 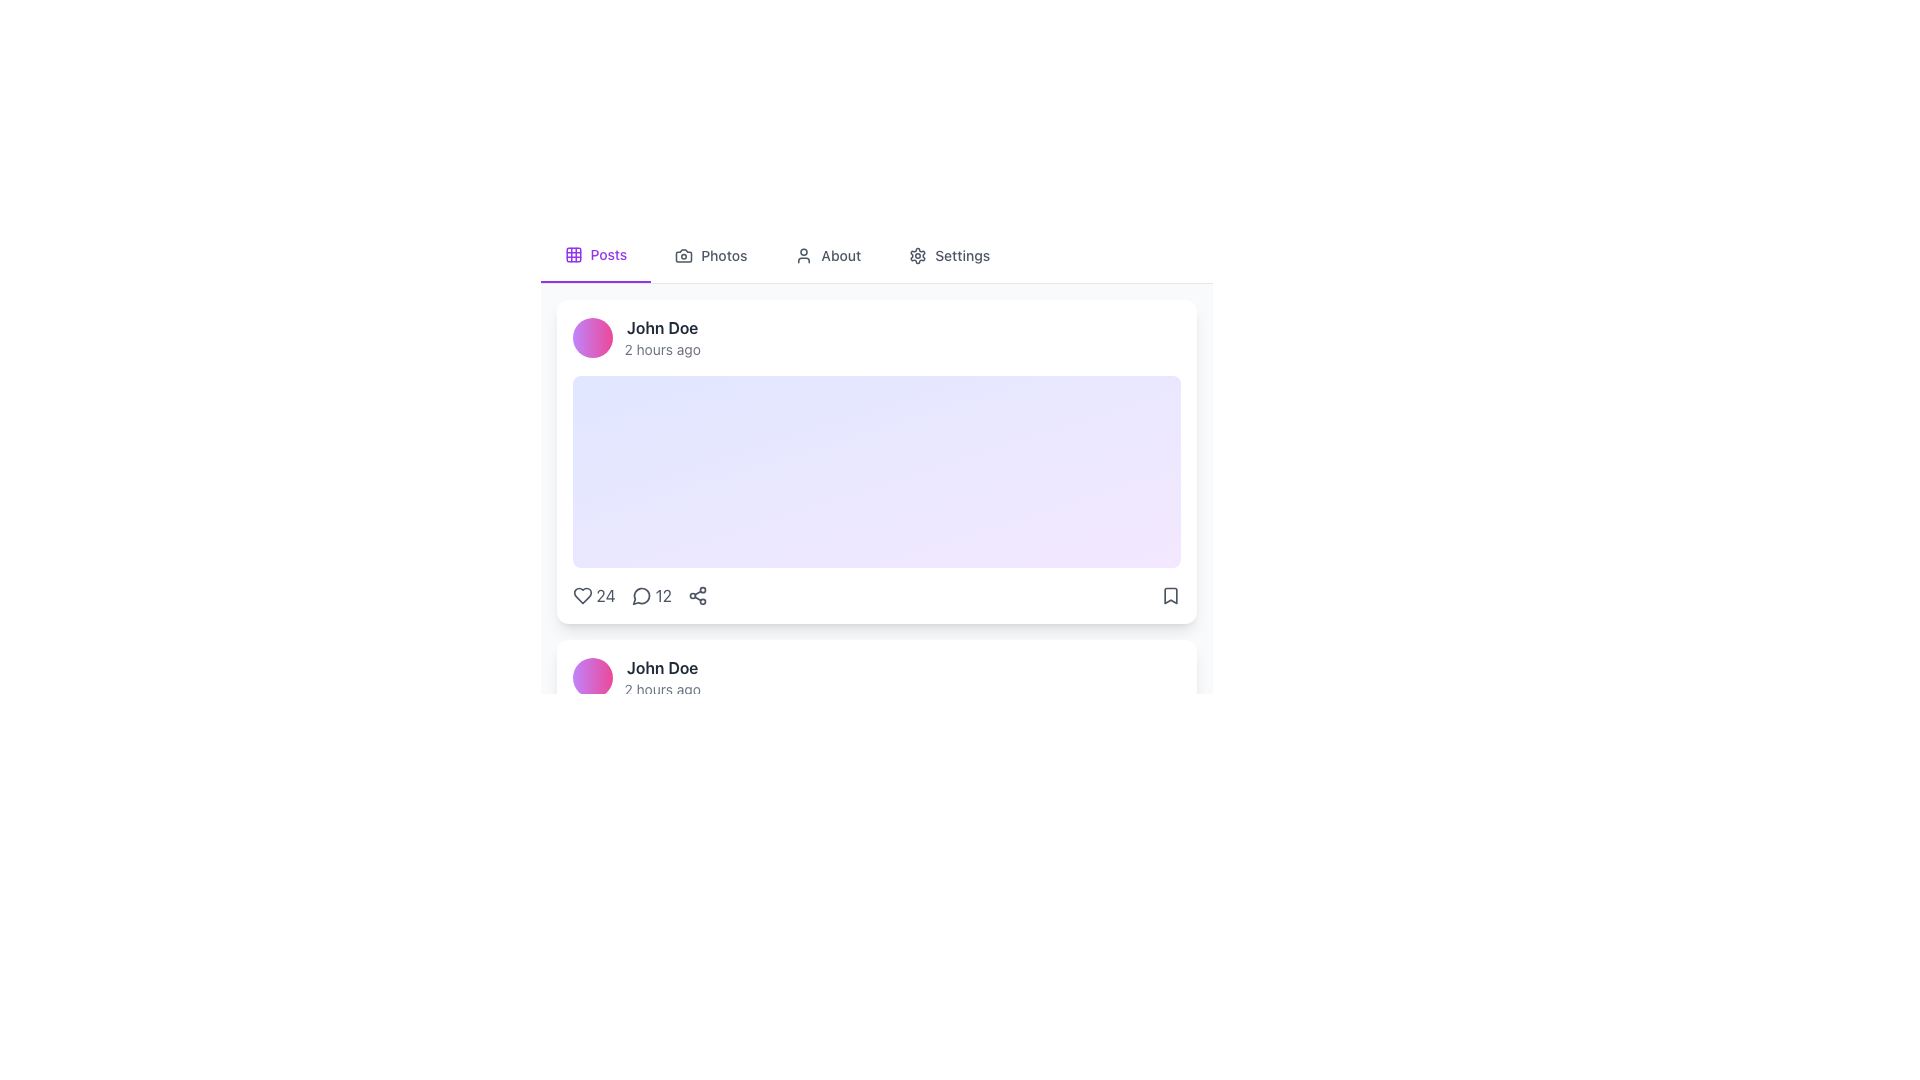 I want to click on the hollow heart icon with a gray outline, located in the lower-left section of a post, near metrics such as like counts, so click(x=581, y=595).